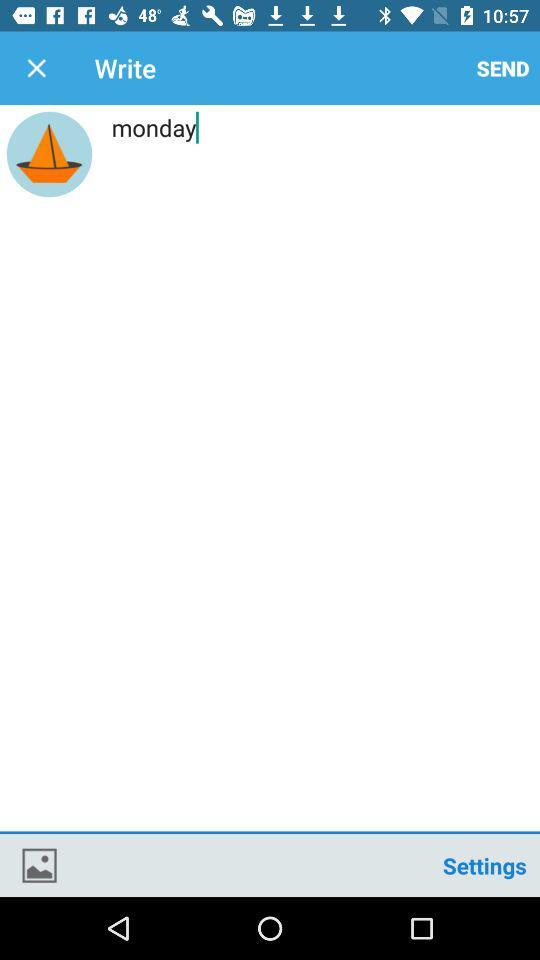  I want to click on icon at the bottom right corner, so click(483, 864).